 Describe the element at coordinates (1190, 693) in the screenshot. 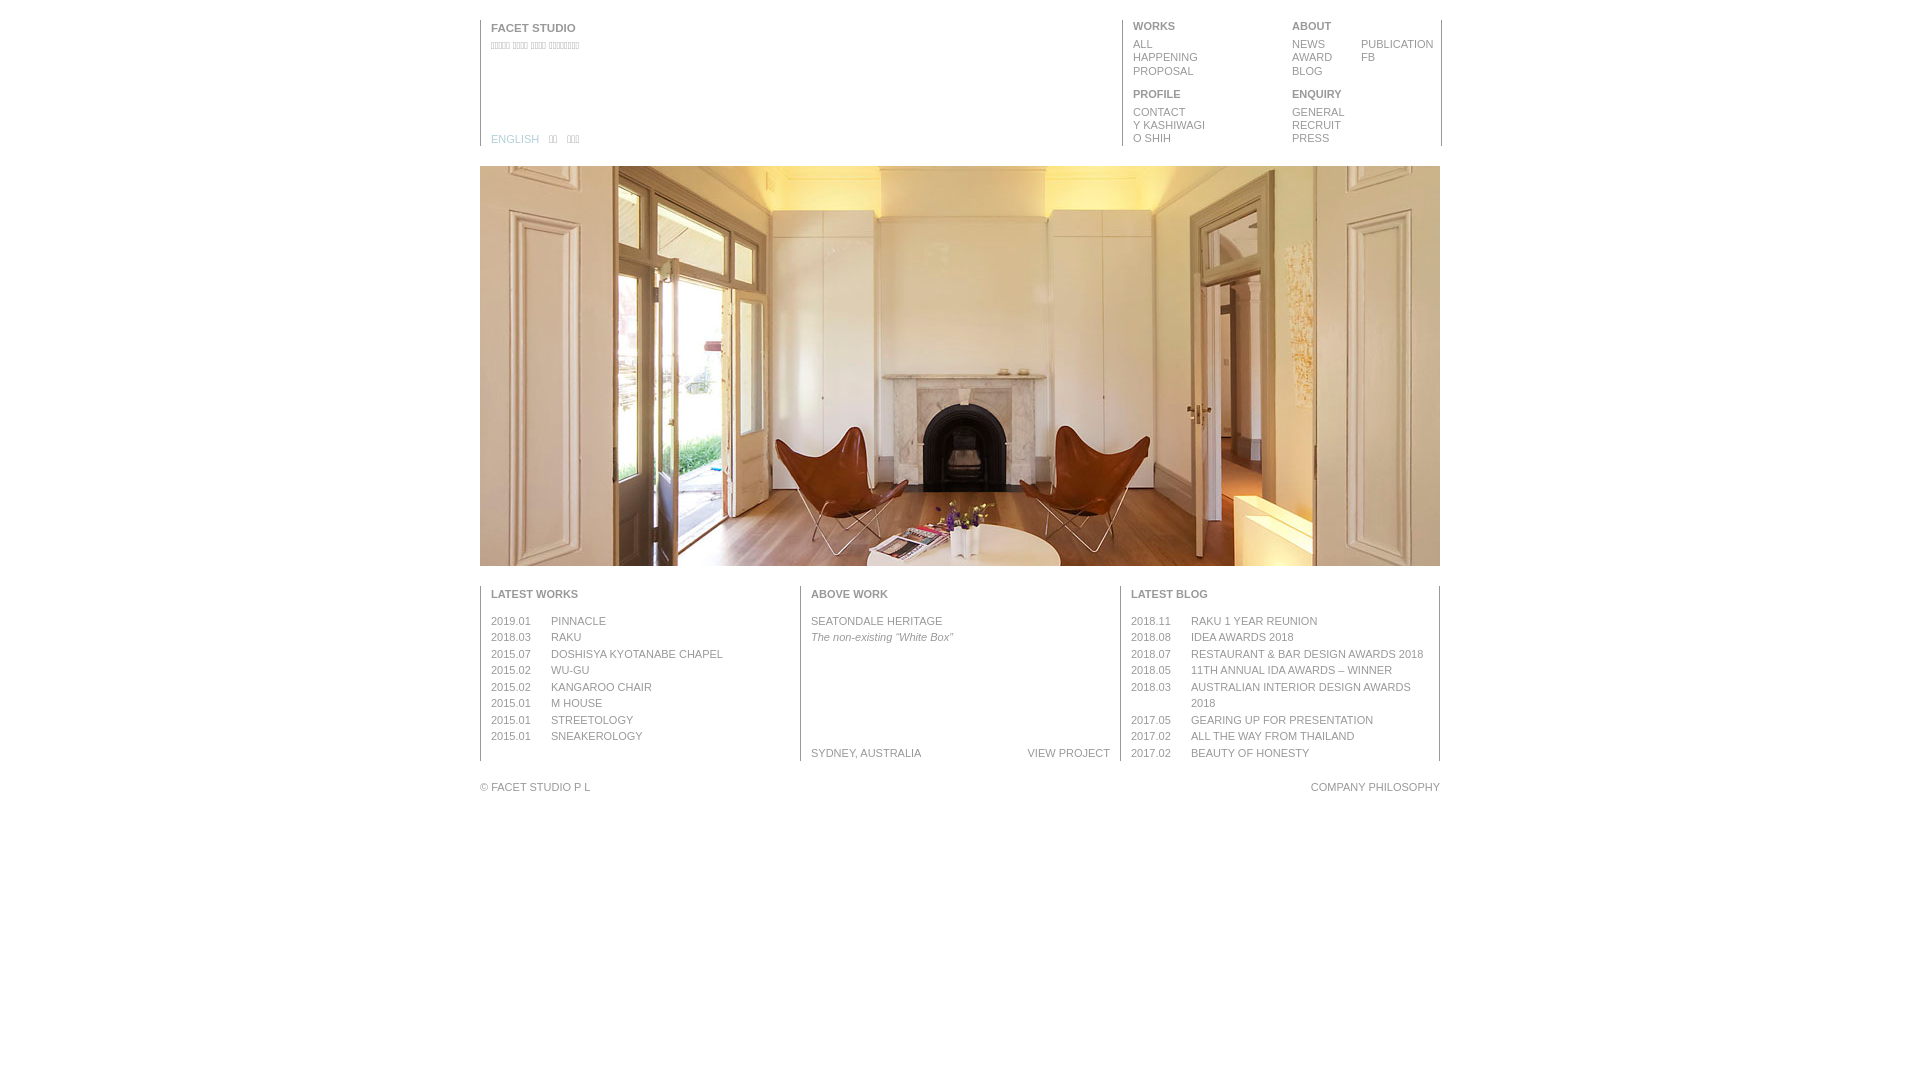

I see `'AUSTRALIAN INTERIOR DESIGN AWARDS 2018'` at that location.